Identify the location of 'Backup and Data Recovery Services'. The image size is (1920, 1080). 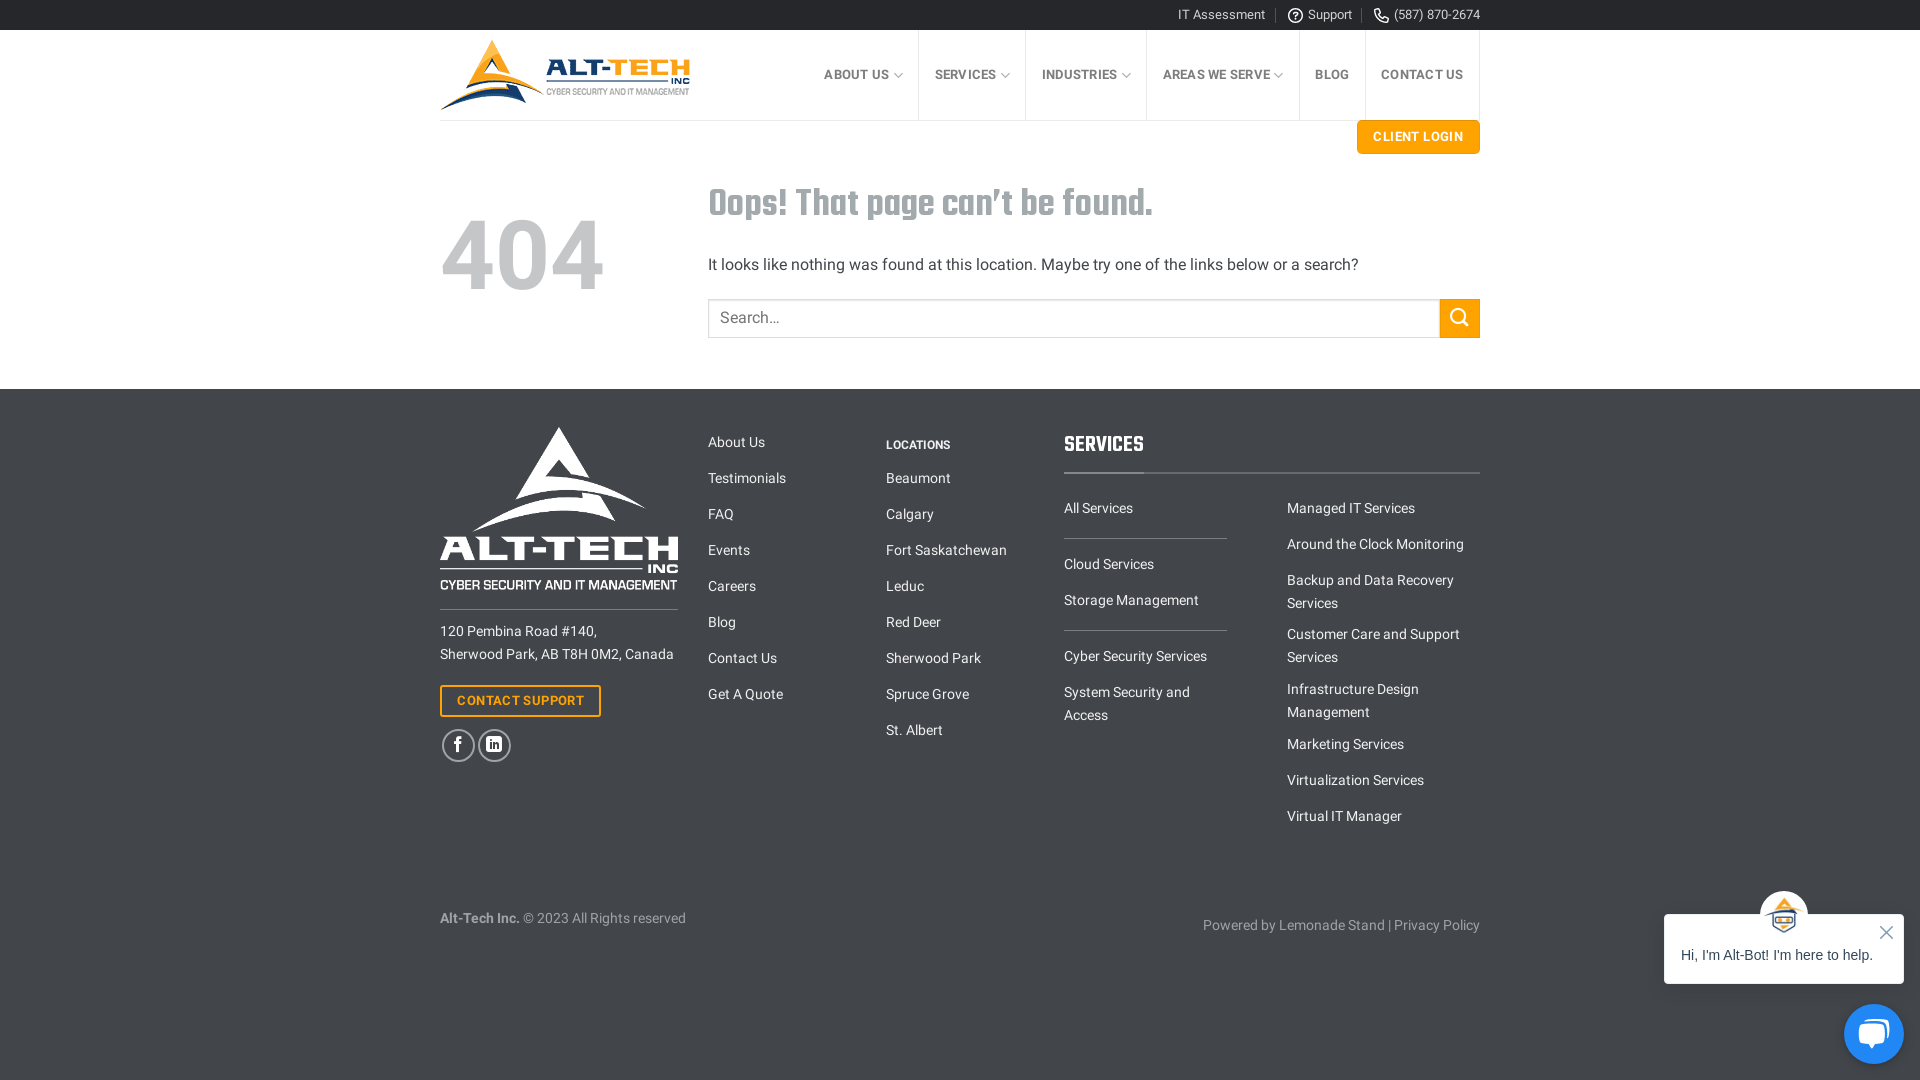
(1382, 590).